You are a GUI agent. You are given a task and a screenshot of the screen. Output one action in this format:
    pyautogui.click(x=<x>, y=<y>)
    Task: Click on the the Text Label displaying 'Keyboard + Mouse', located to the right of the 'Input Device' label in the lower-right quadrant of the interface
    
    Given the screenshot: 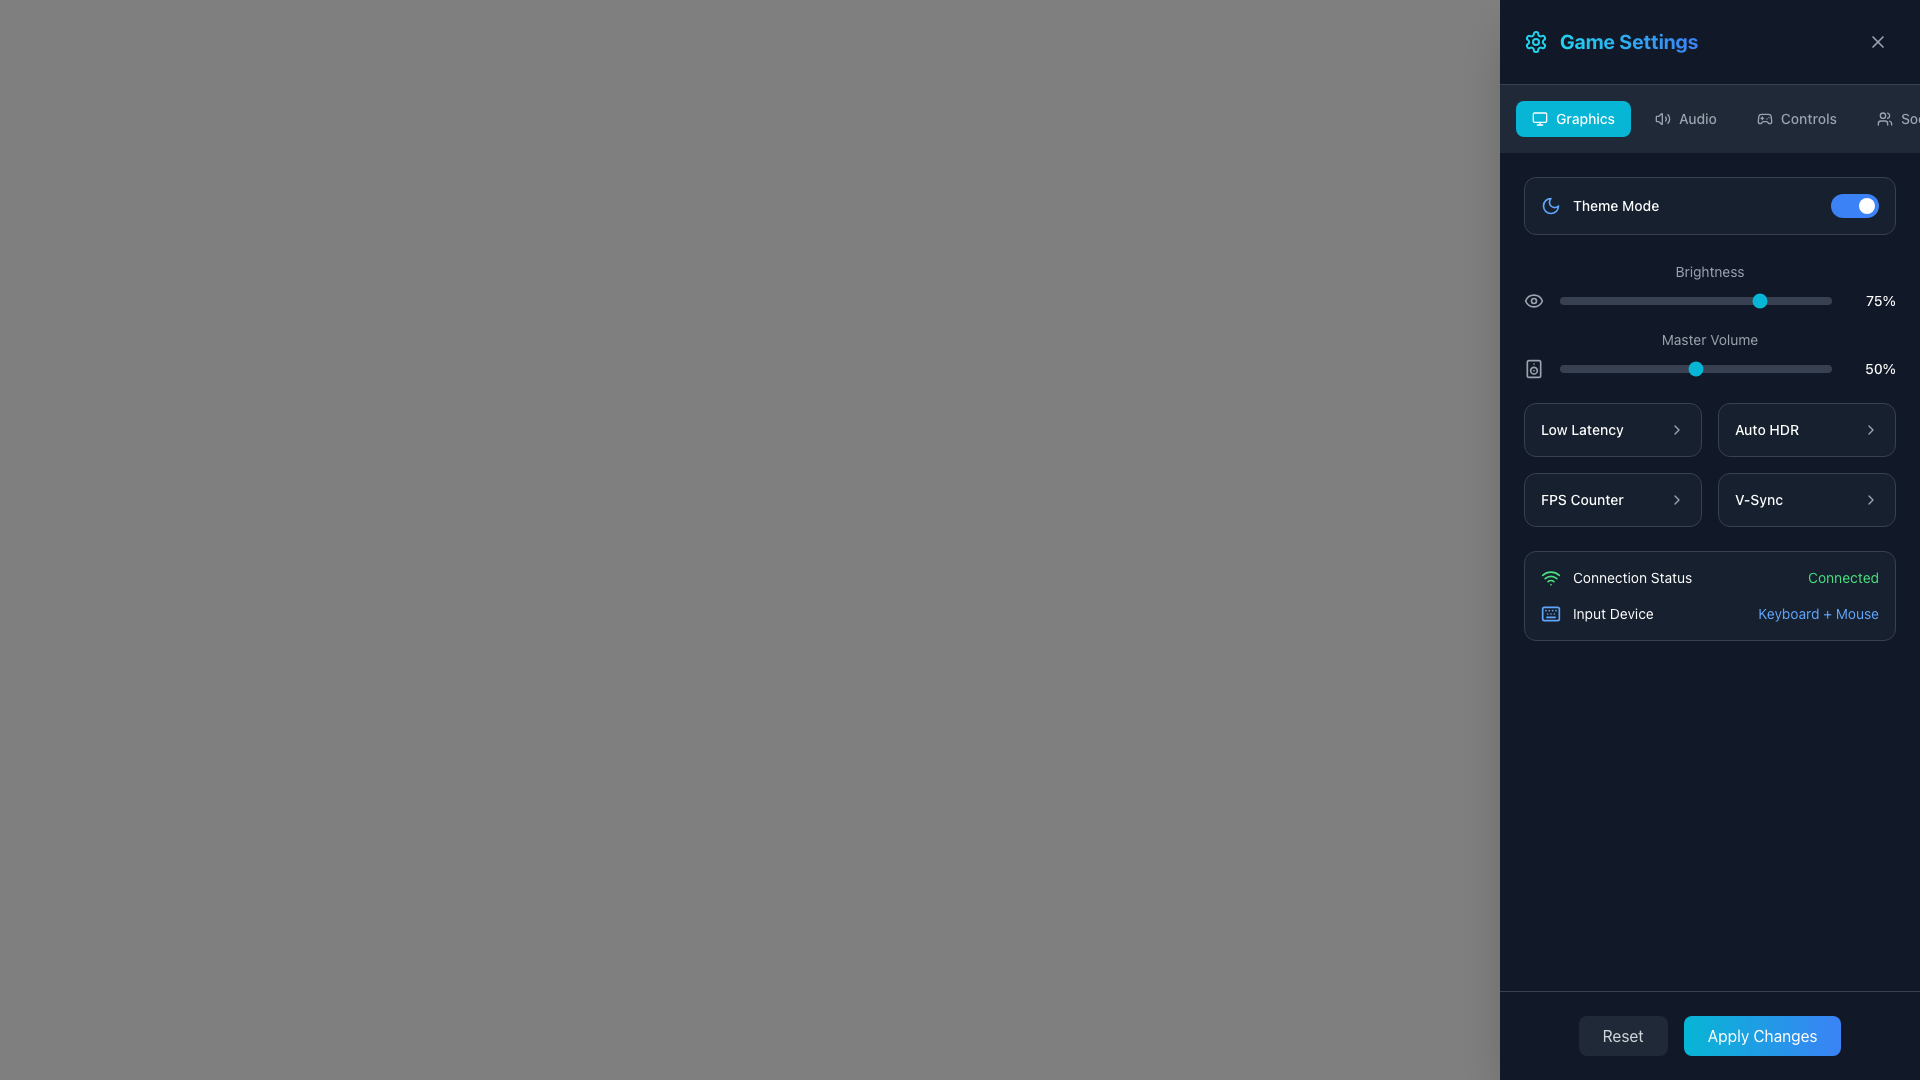 What is the action you would take?
    pyautogui.click(x=1818, y=612)
    